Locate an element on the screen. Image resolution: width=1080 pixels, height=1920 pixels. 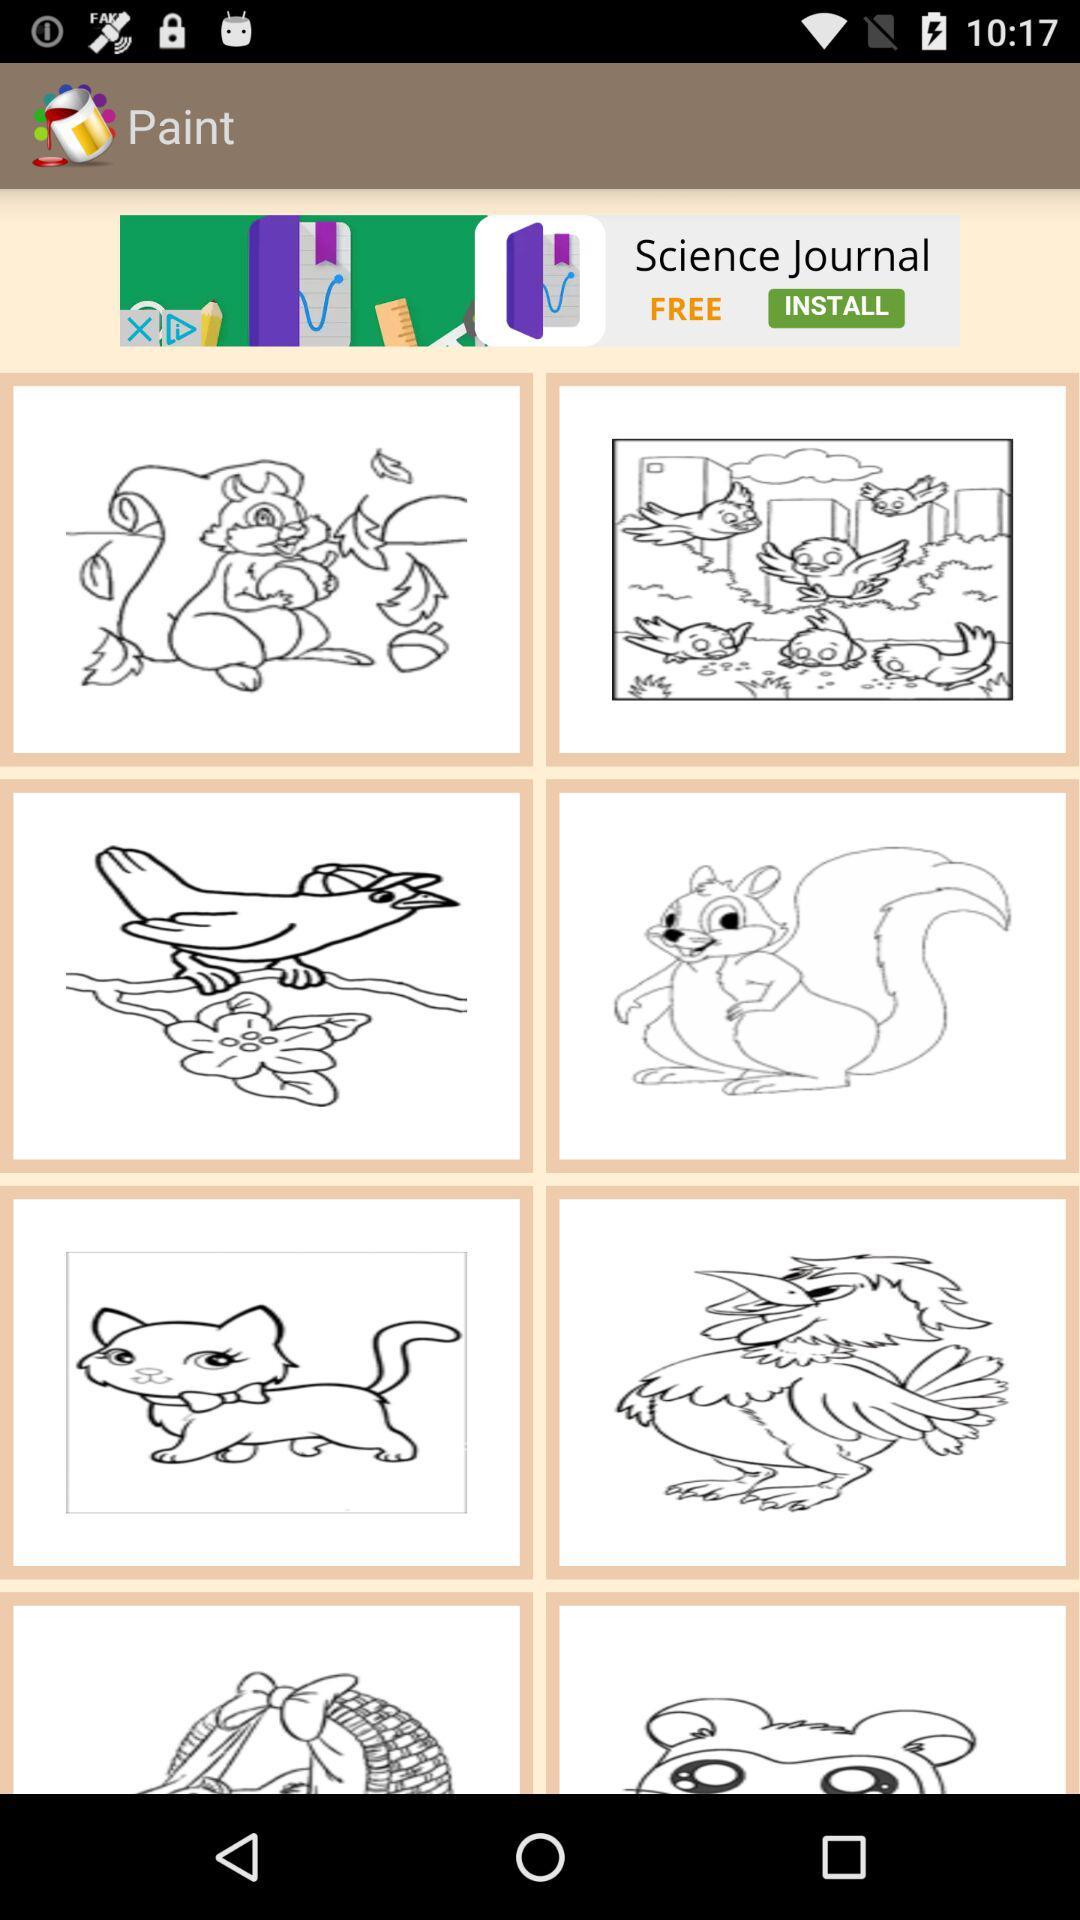
go to advt page is located at coordinates (540, 279).